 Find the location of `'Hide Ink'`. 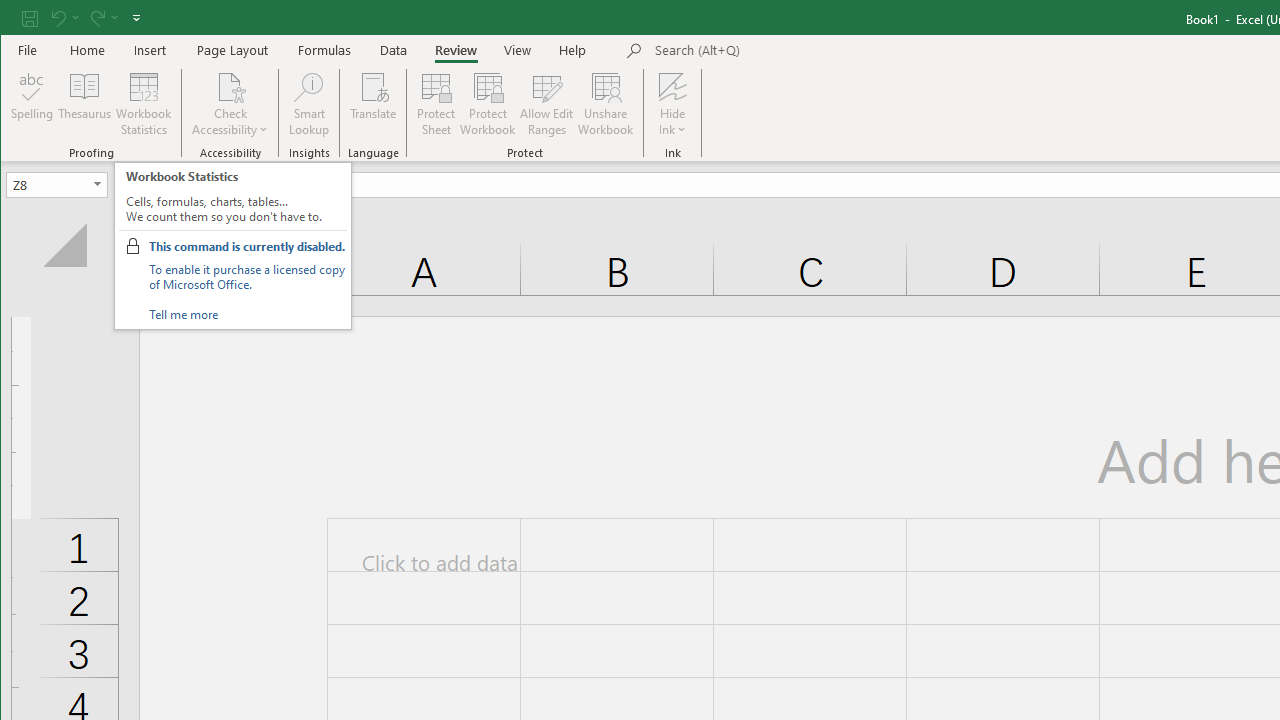

'Hide Ink' is located at coordinates (672, 85).